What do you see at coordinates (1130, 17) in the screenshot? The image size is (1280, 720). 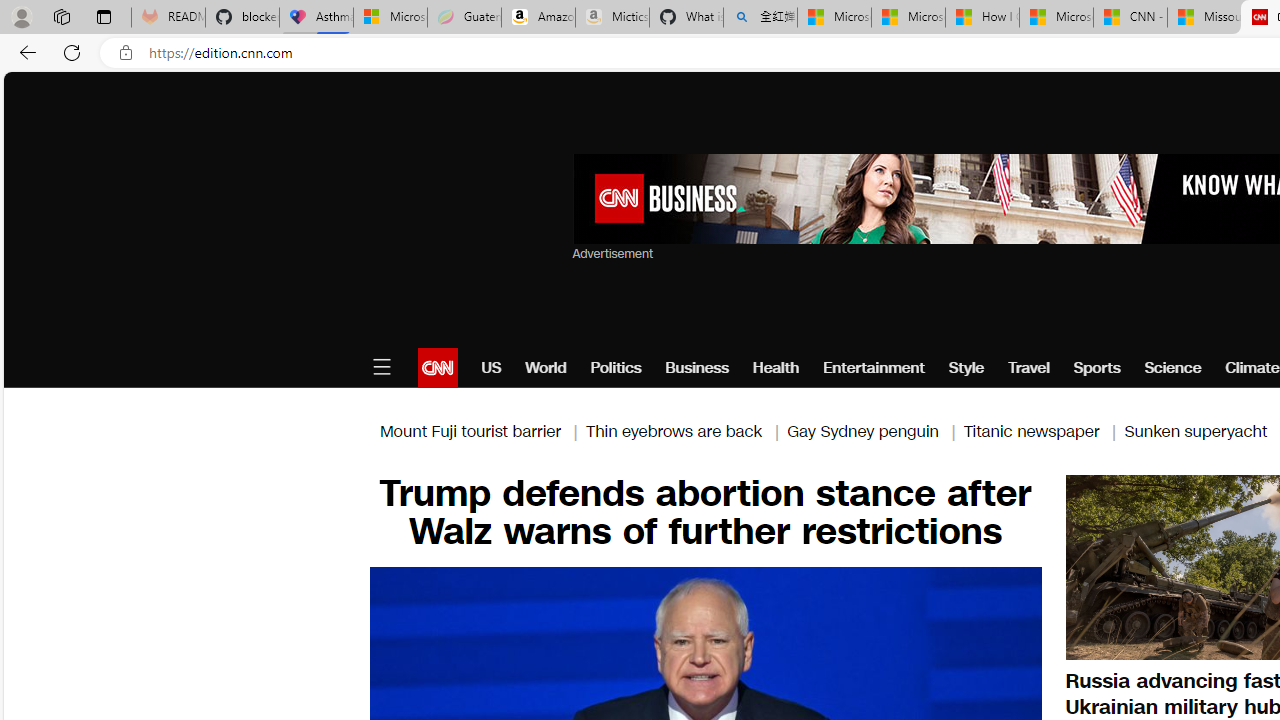 I see `'CNN - MSN'` at bounding box center [1130, 17].